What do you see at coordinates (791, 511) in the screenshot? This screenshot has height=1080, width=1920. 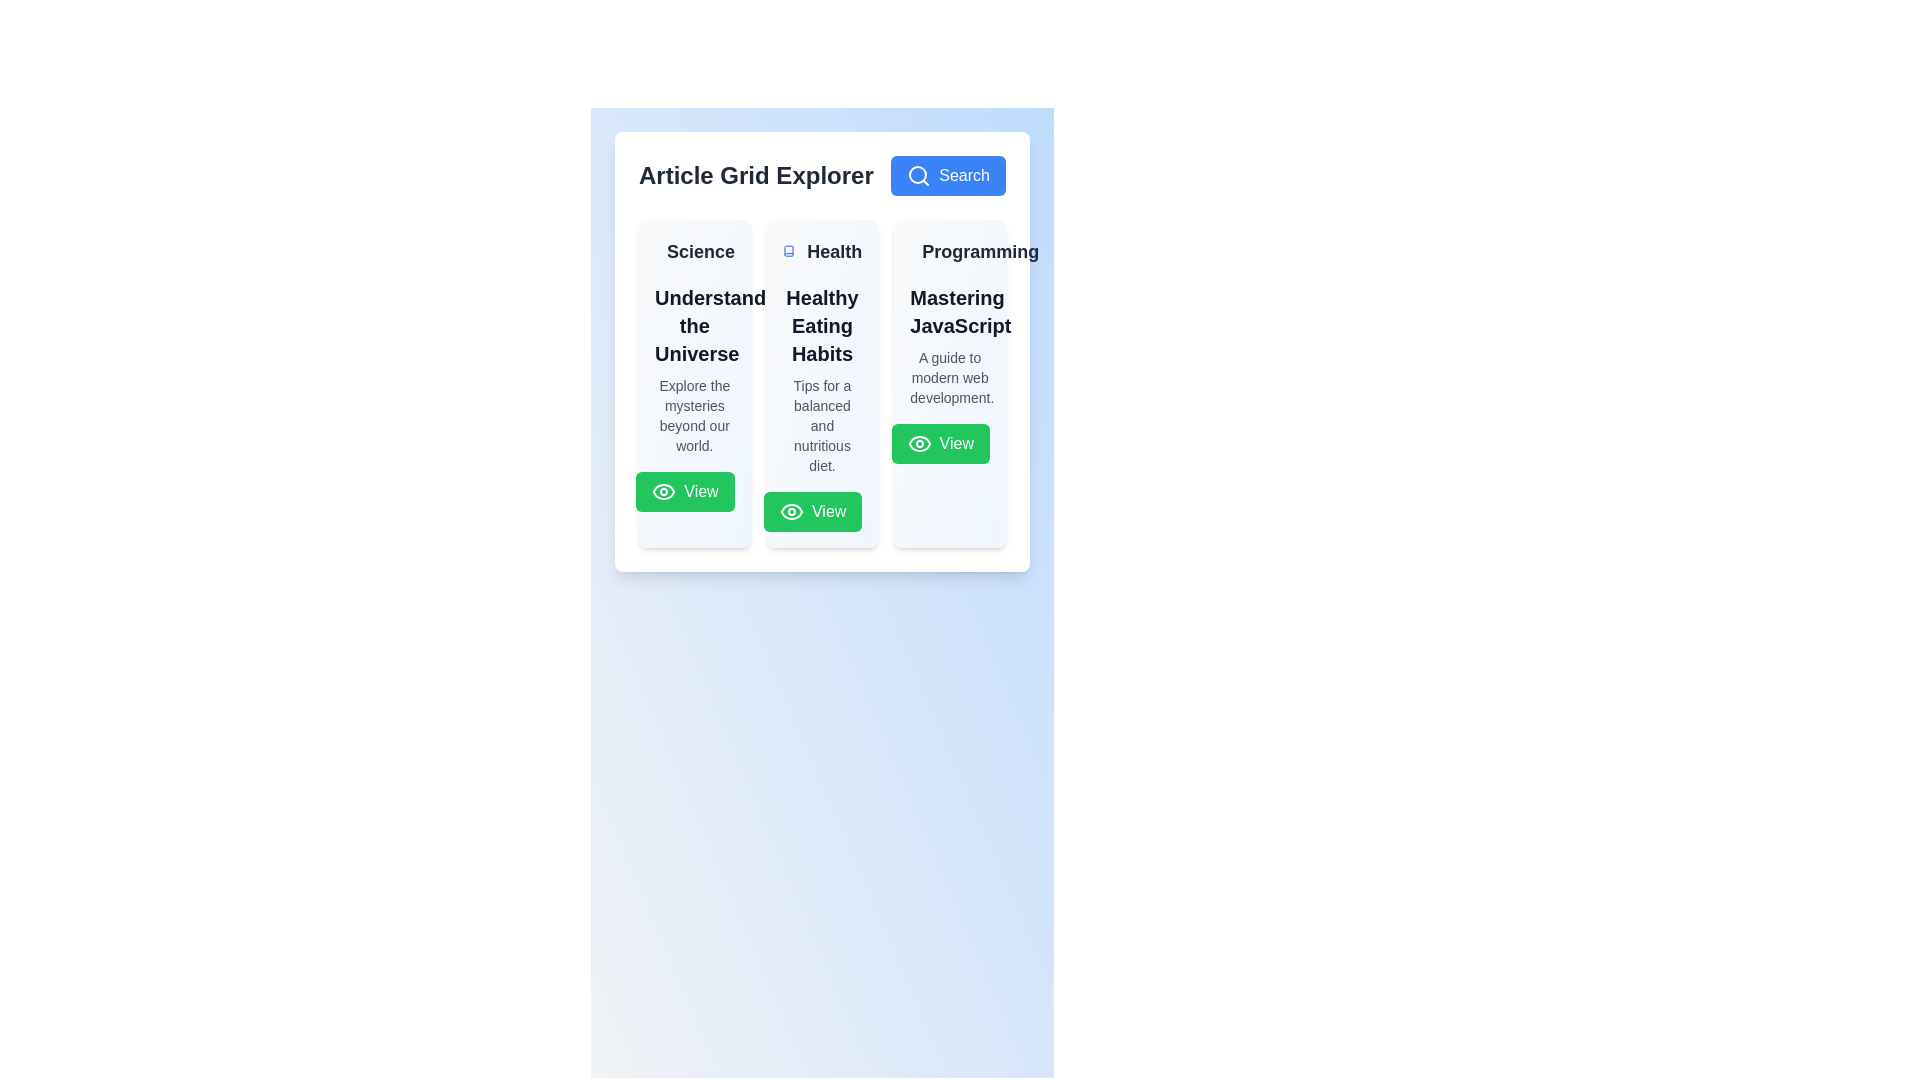 I see `the 'View' icon located within the green button below the 'Healthy Eating Habits' card` at bounding box center [791, 511].